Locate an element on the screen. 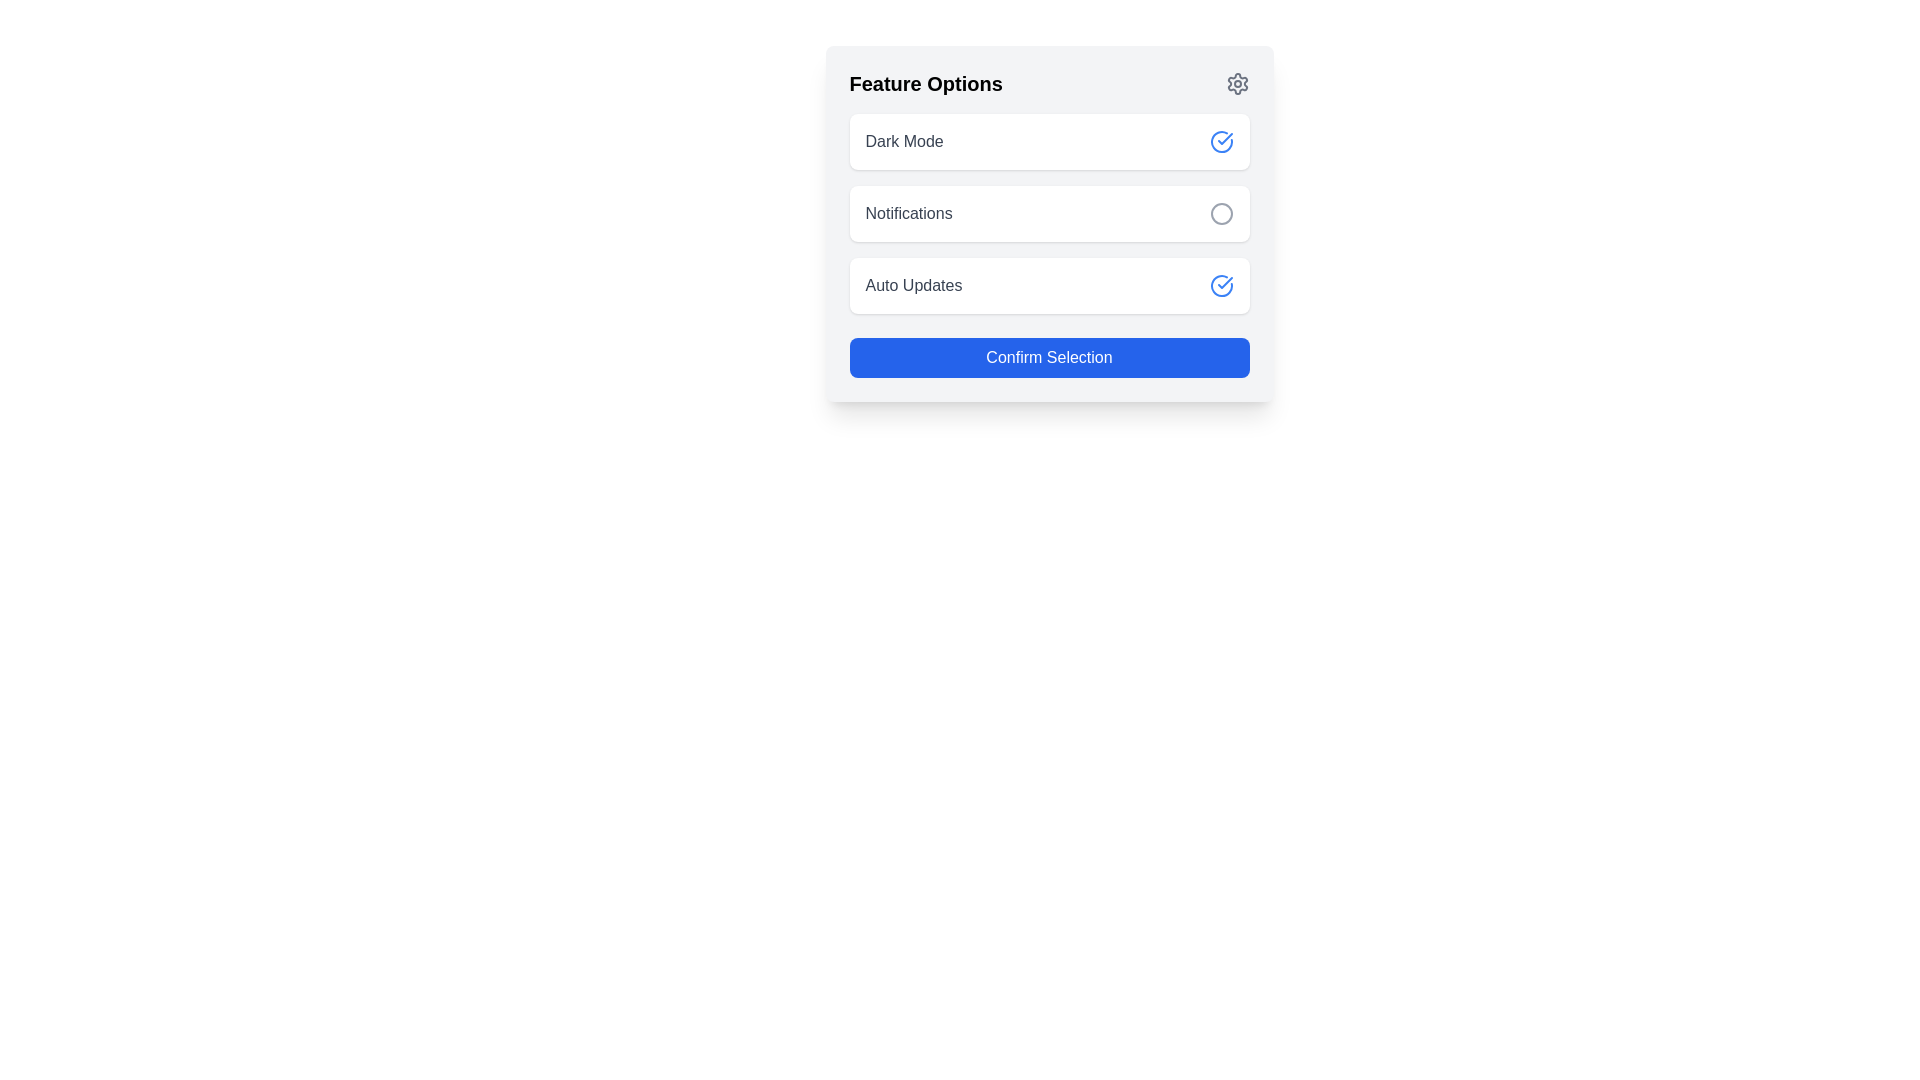  the specific sub-element within the feature selection panel, which includes options like dark mode, notifications, and auto updates is located at coordinates (1048, 223).